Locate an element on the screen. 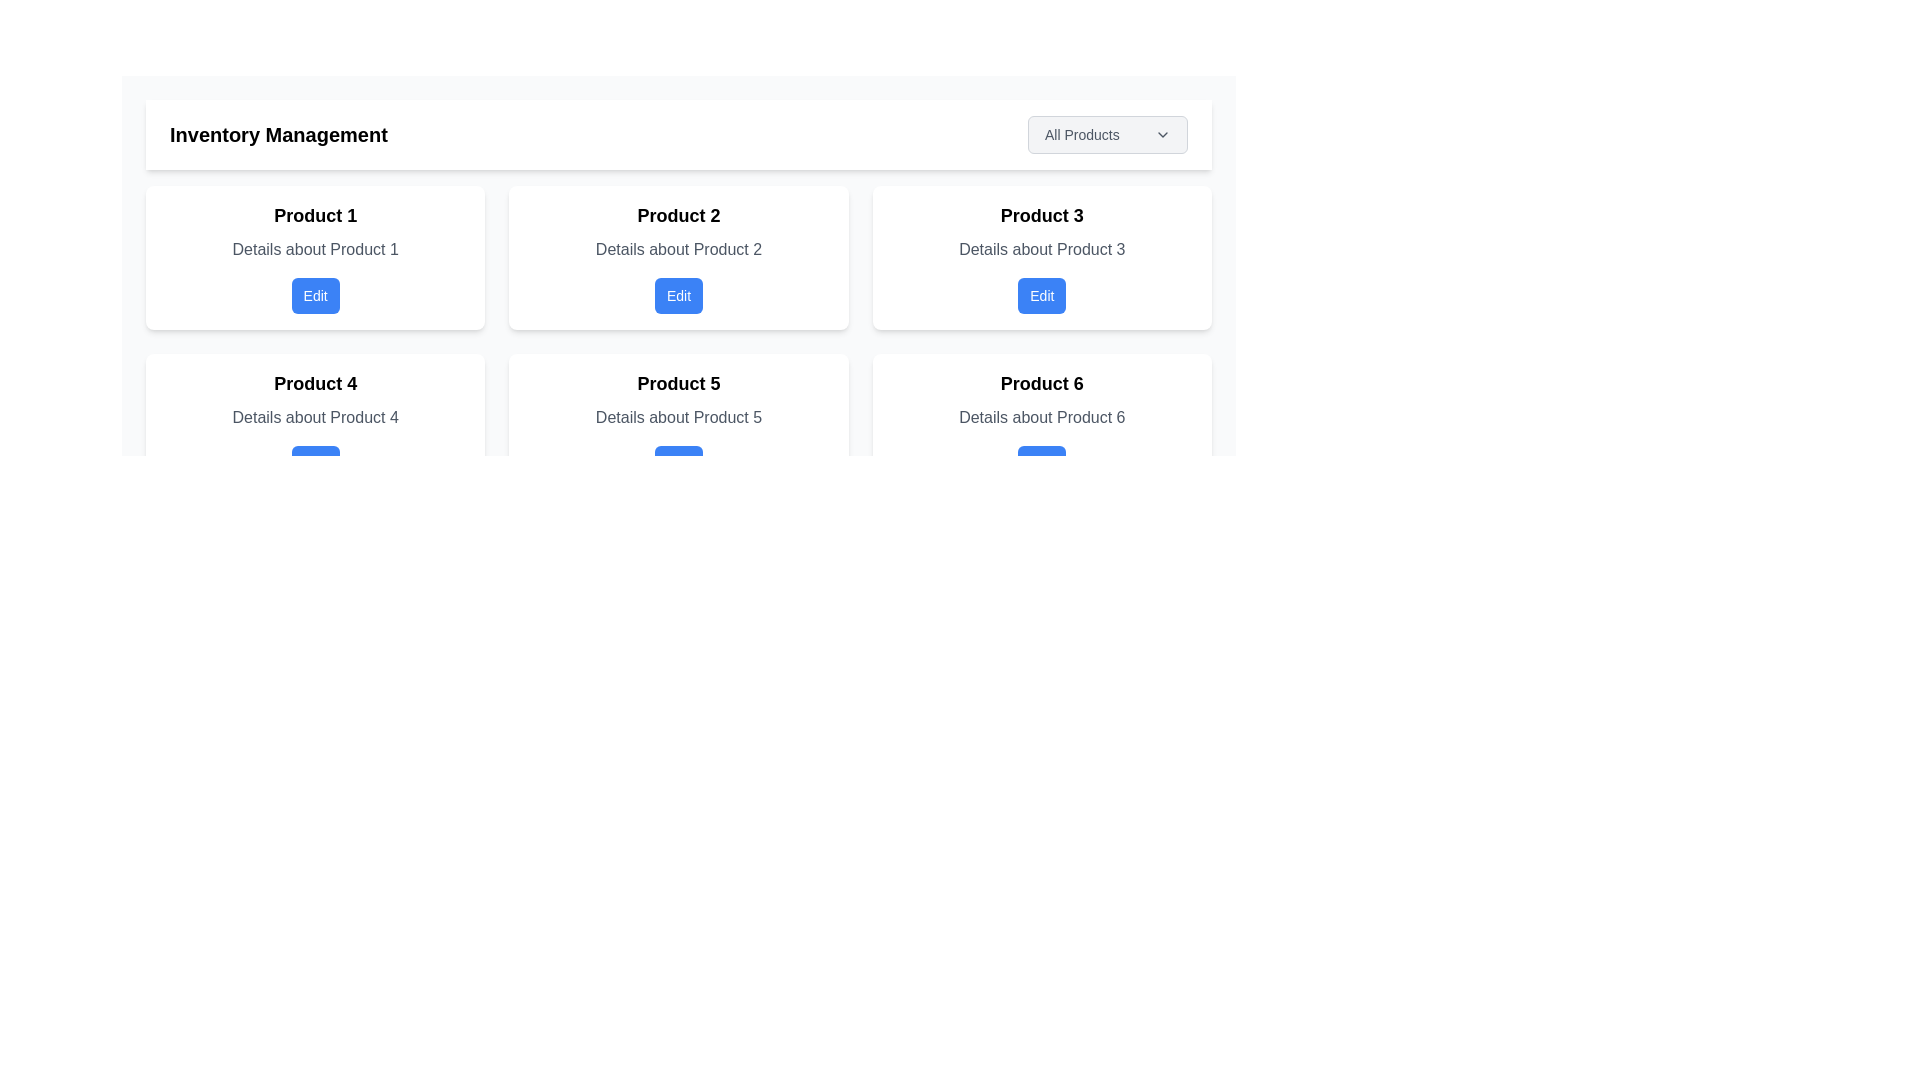 Image resolution: width=1920 pixels, height=1080 pixels. the edit button for 'Product 6' is located at coordinates (1041, 463).